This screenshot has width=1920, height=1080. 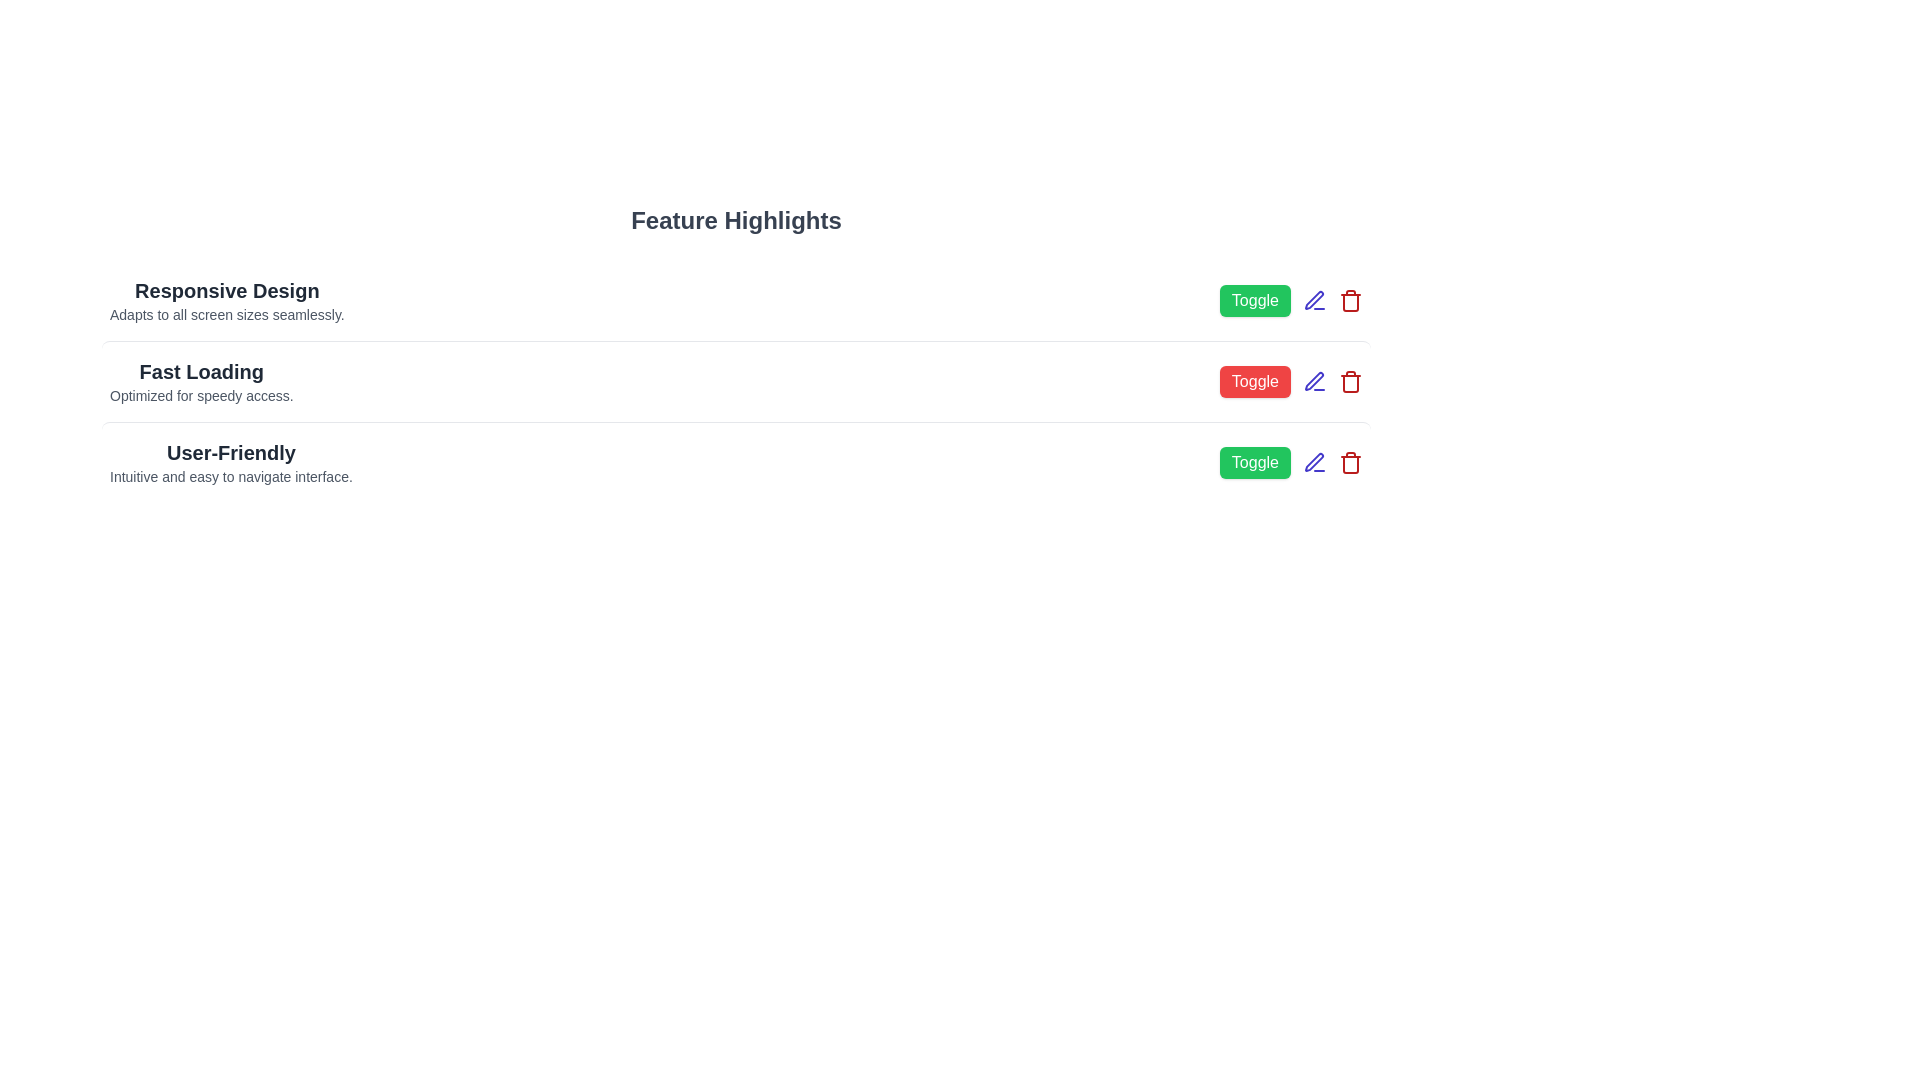 I want to click on the 'Toggle' button next to the feature with name Fast Loading, so click(x=1253, y=381).